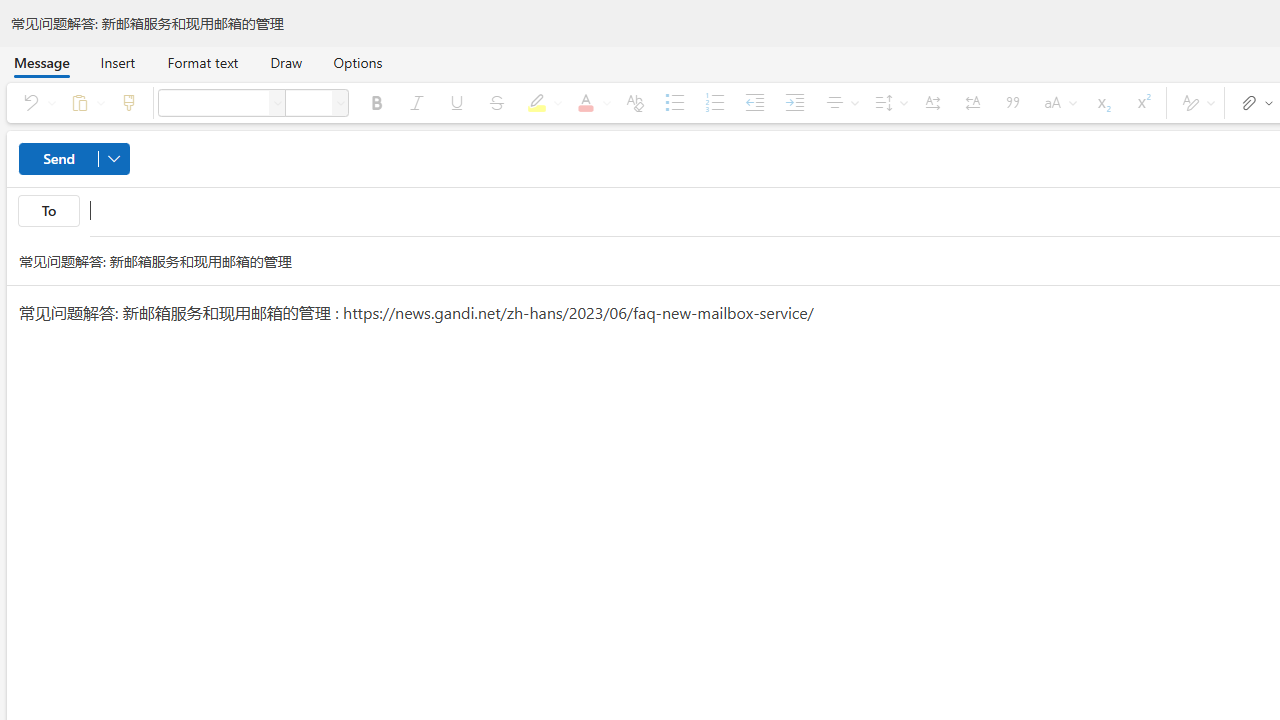 The image size is (1280, 720). What do you see at coordinates (74, 158) in the screenshot?
I see `'Send'` at bounding box center [74, 158].